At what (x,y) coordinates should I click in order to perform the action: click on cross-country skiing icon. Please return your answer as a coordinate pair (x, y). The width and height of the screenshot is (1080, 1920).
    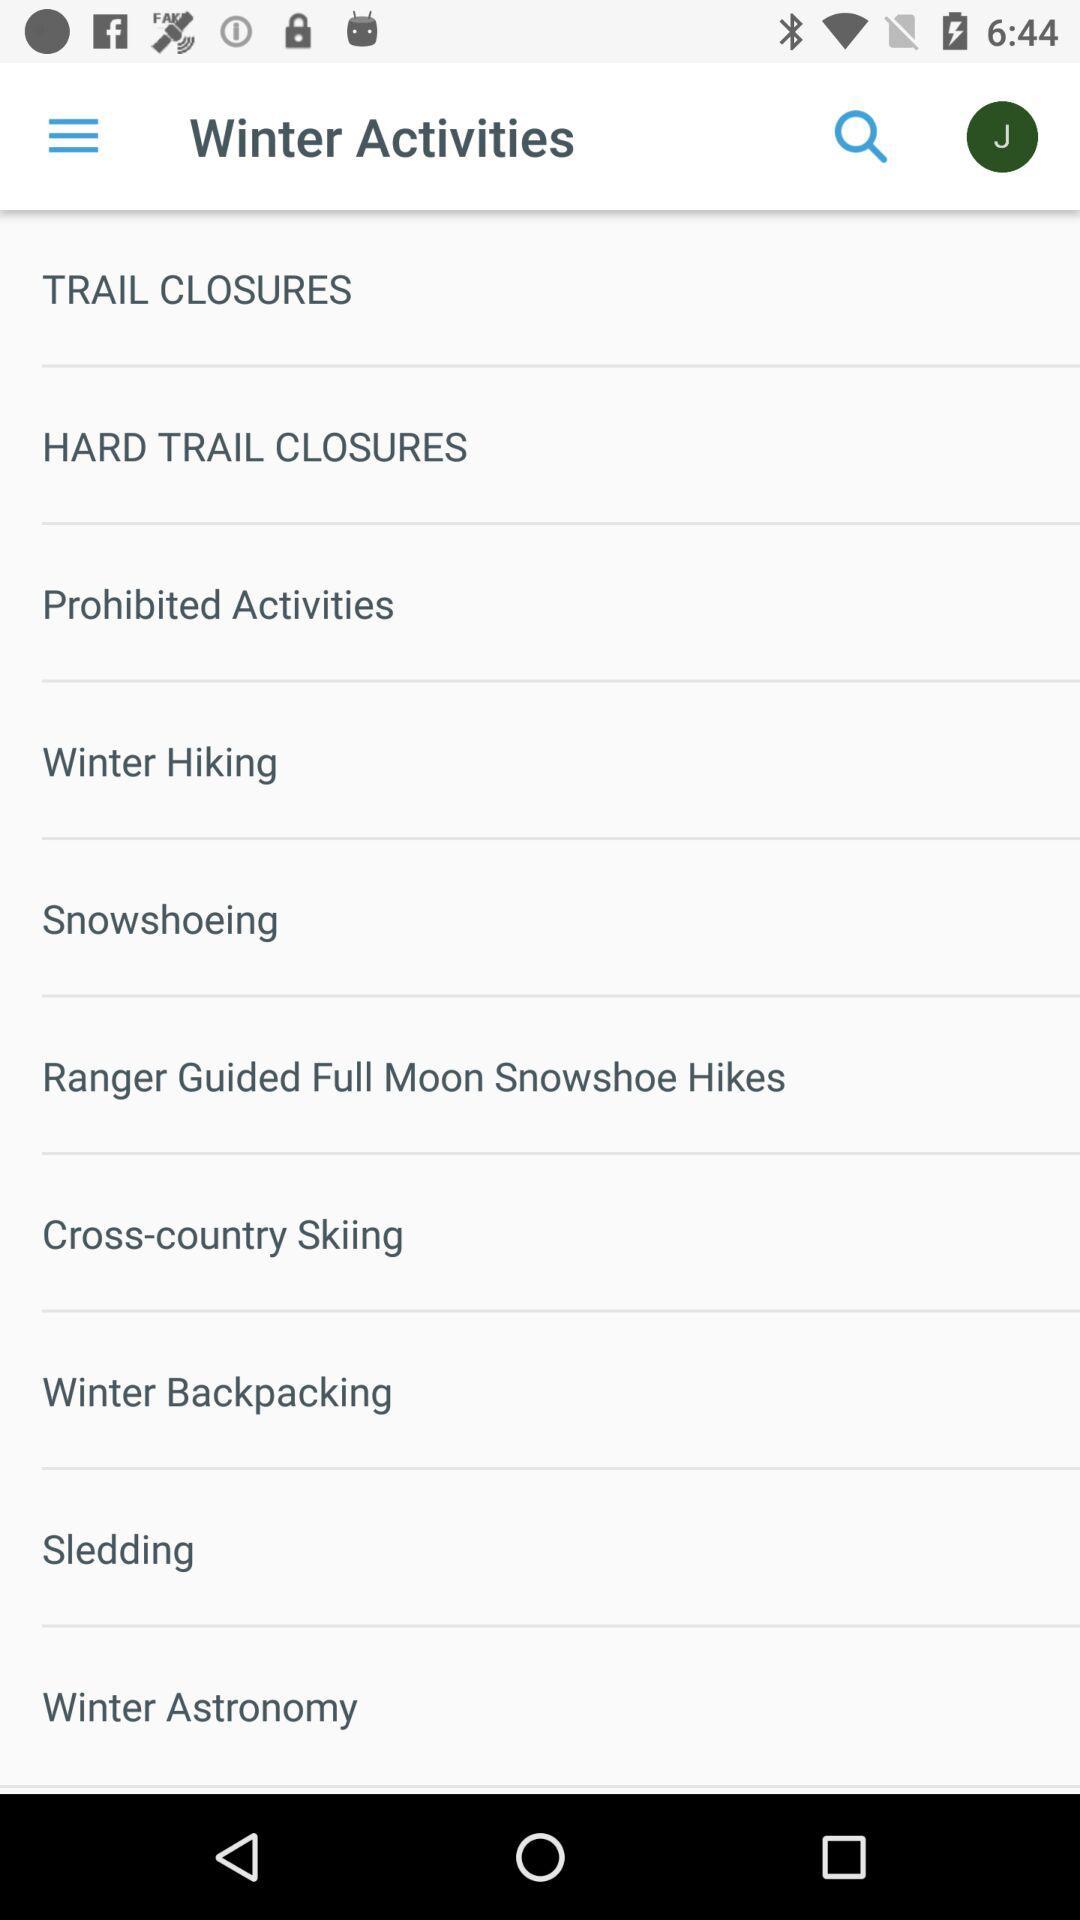
    Looking at the image, I should click on (560, 1232).